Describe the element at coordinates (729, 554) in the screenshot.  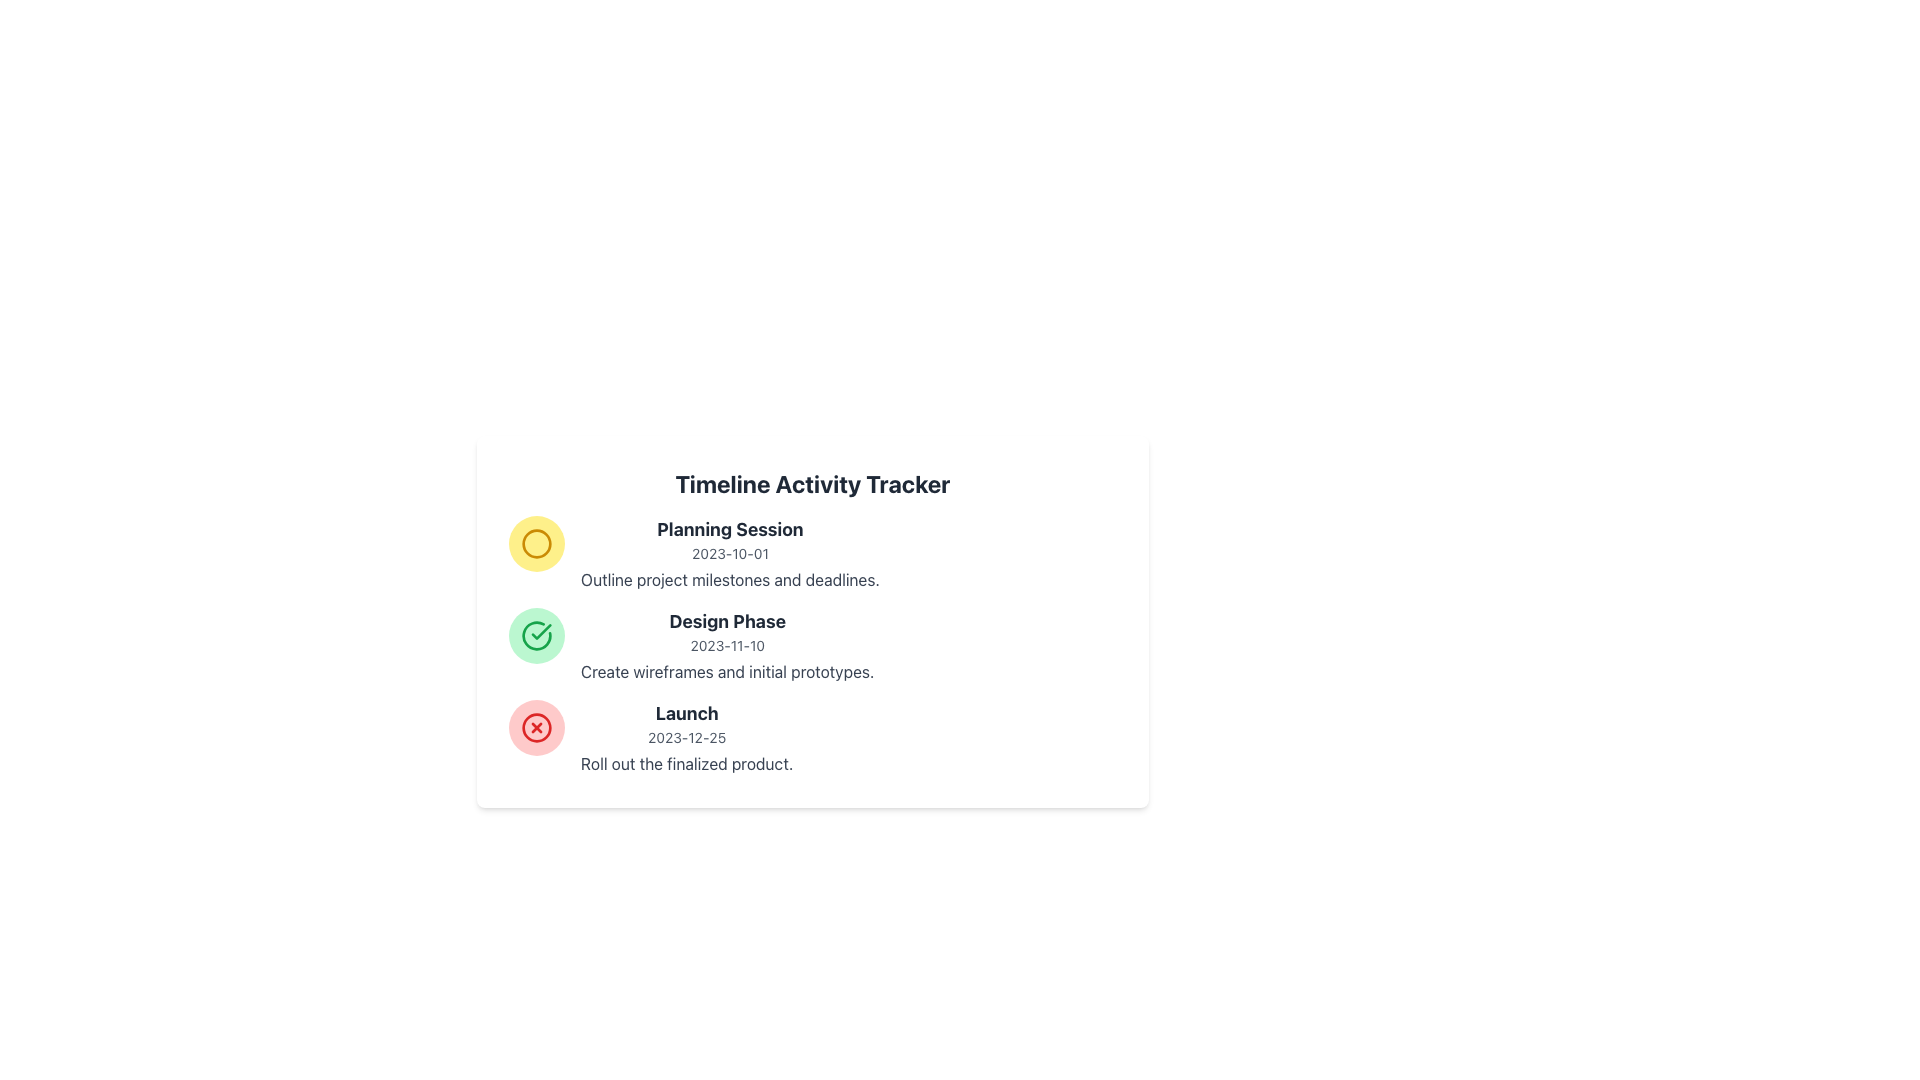
I see `displayed date from the Text Label that indicates the timeline for the 'Planning Session' task, which is located below the title and above the description` at that location.